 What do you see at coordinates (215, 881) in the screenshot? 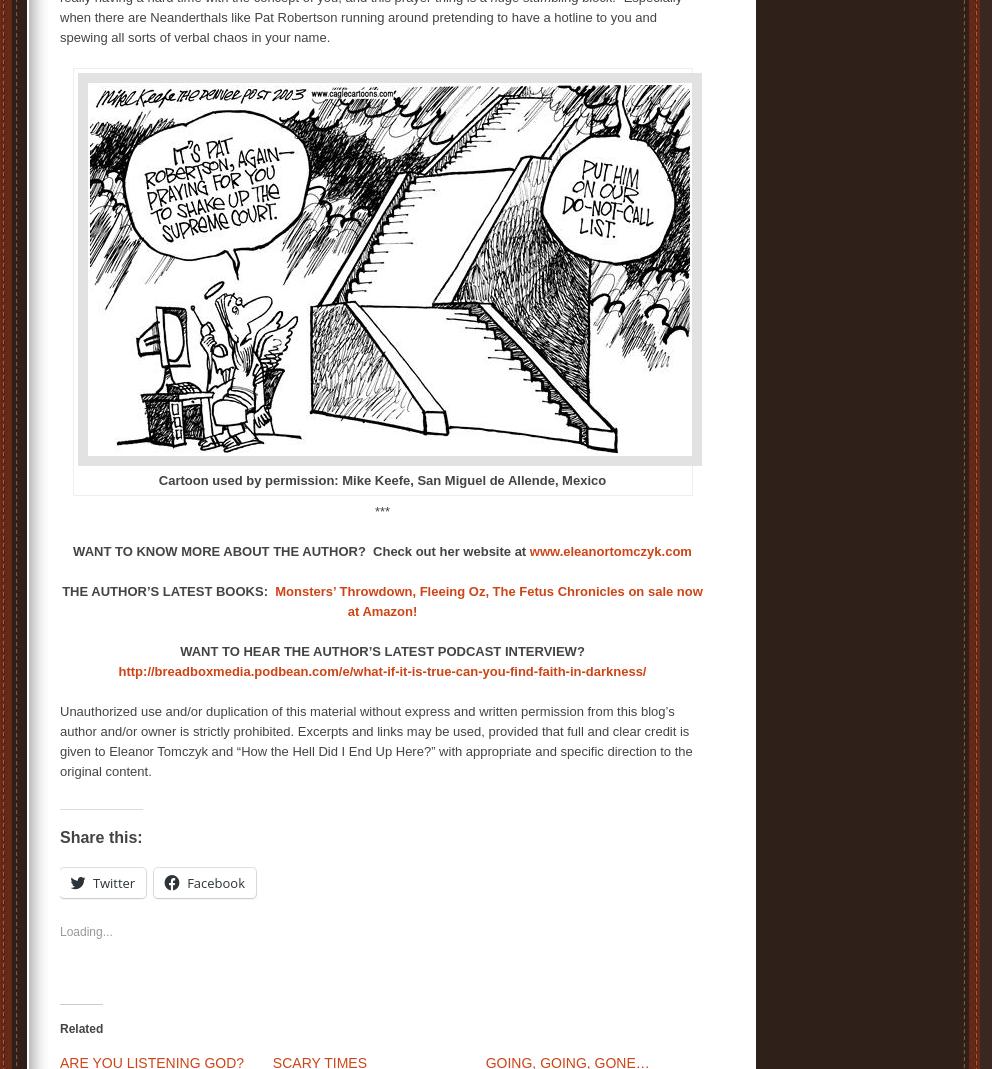
I see `'Facebook'` at bounding box center [215, 881].